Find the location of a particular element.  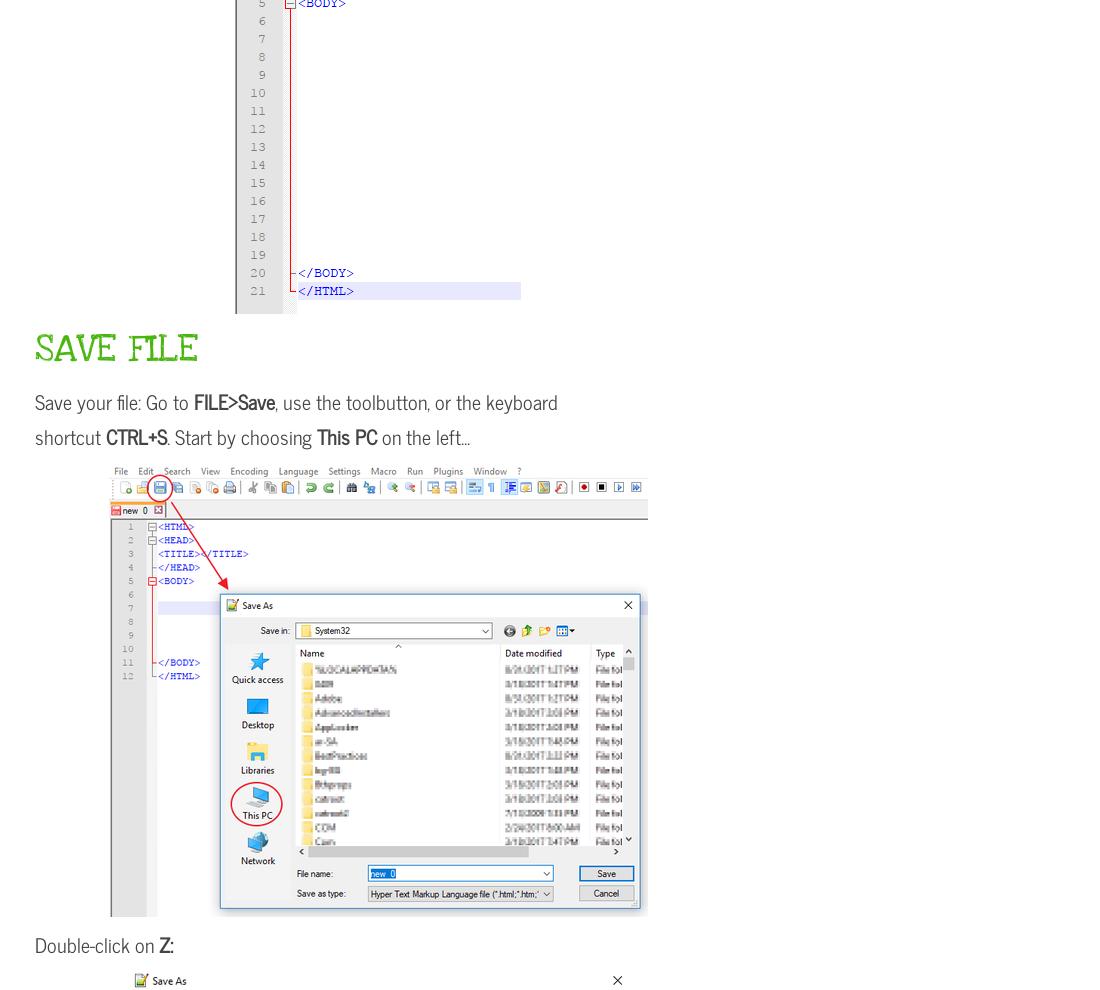

'CTRL+S' is located at coordinates (136, 435).